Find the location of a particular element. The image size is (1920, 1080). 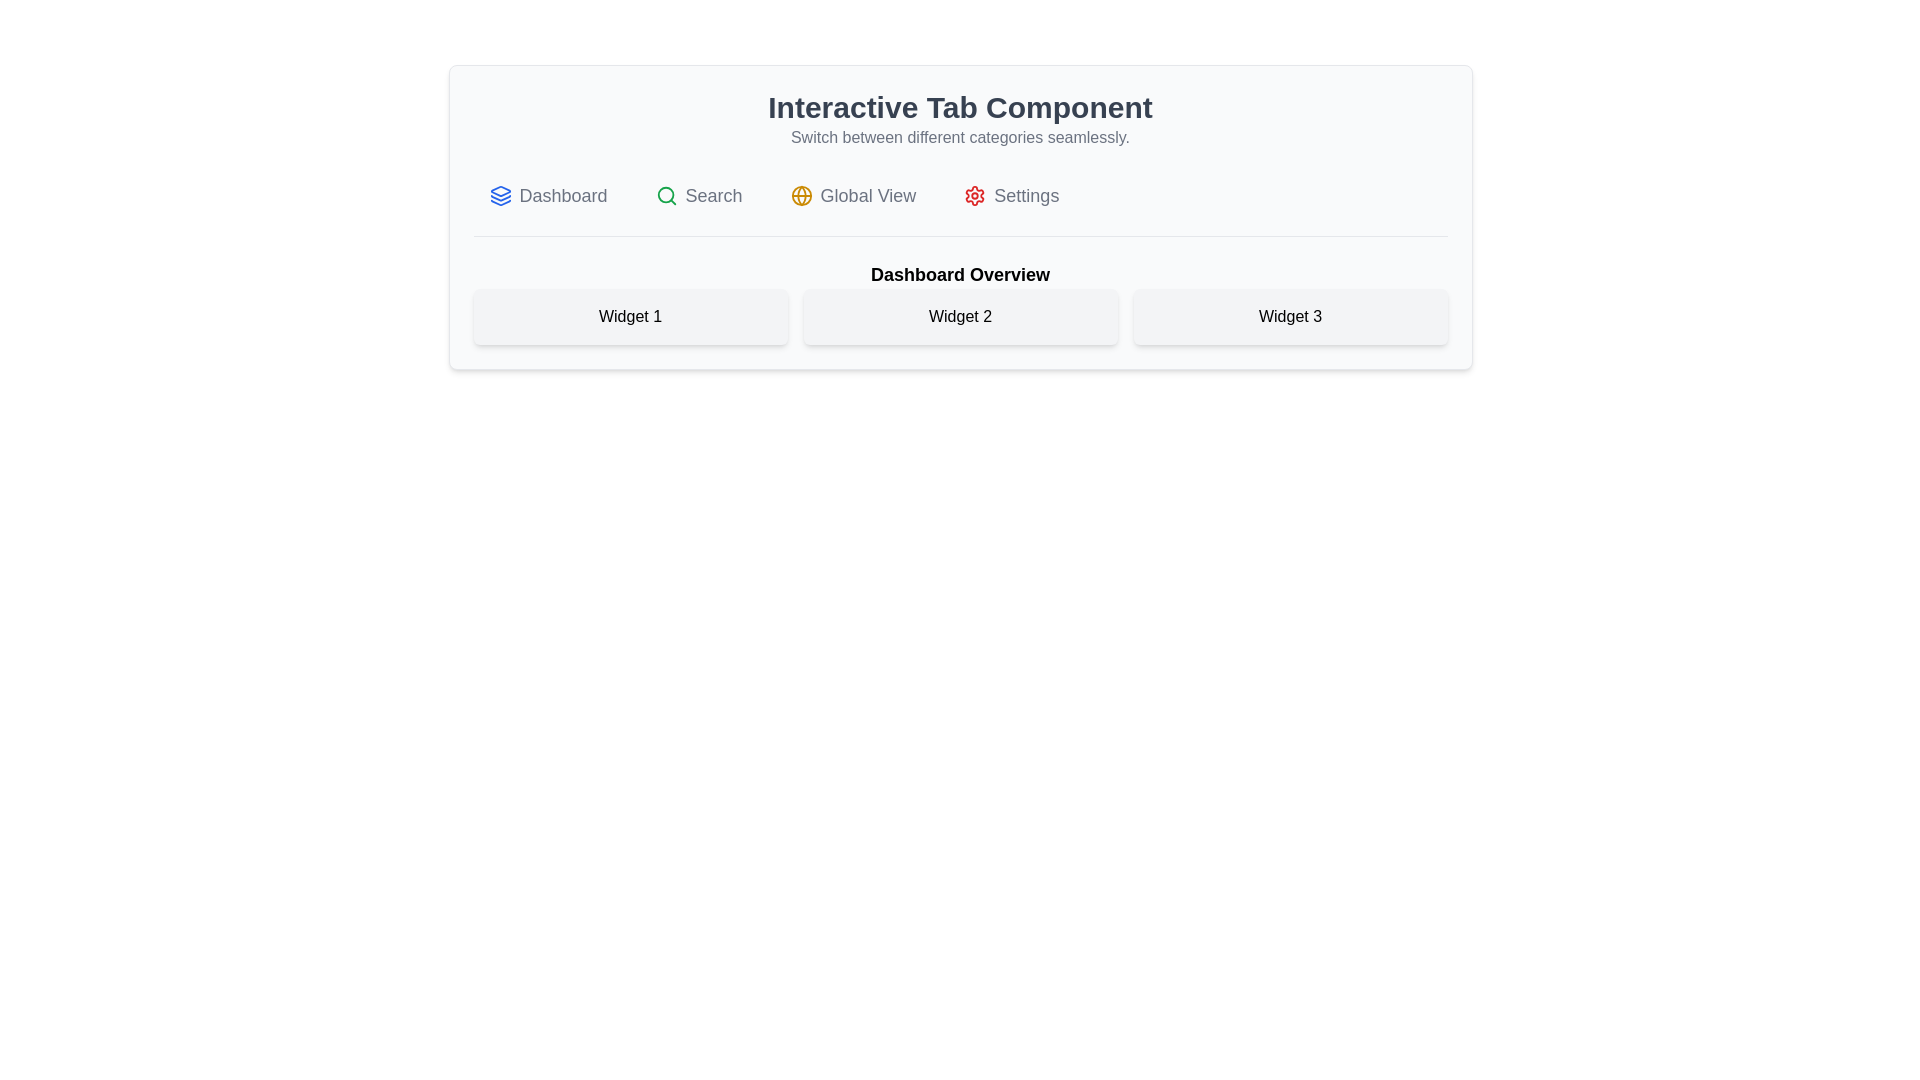

the circular decorative element of the search icon, which is the second tab icon in the navigation header is located at coordinates (665, 195).